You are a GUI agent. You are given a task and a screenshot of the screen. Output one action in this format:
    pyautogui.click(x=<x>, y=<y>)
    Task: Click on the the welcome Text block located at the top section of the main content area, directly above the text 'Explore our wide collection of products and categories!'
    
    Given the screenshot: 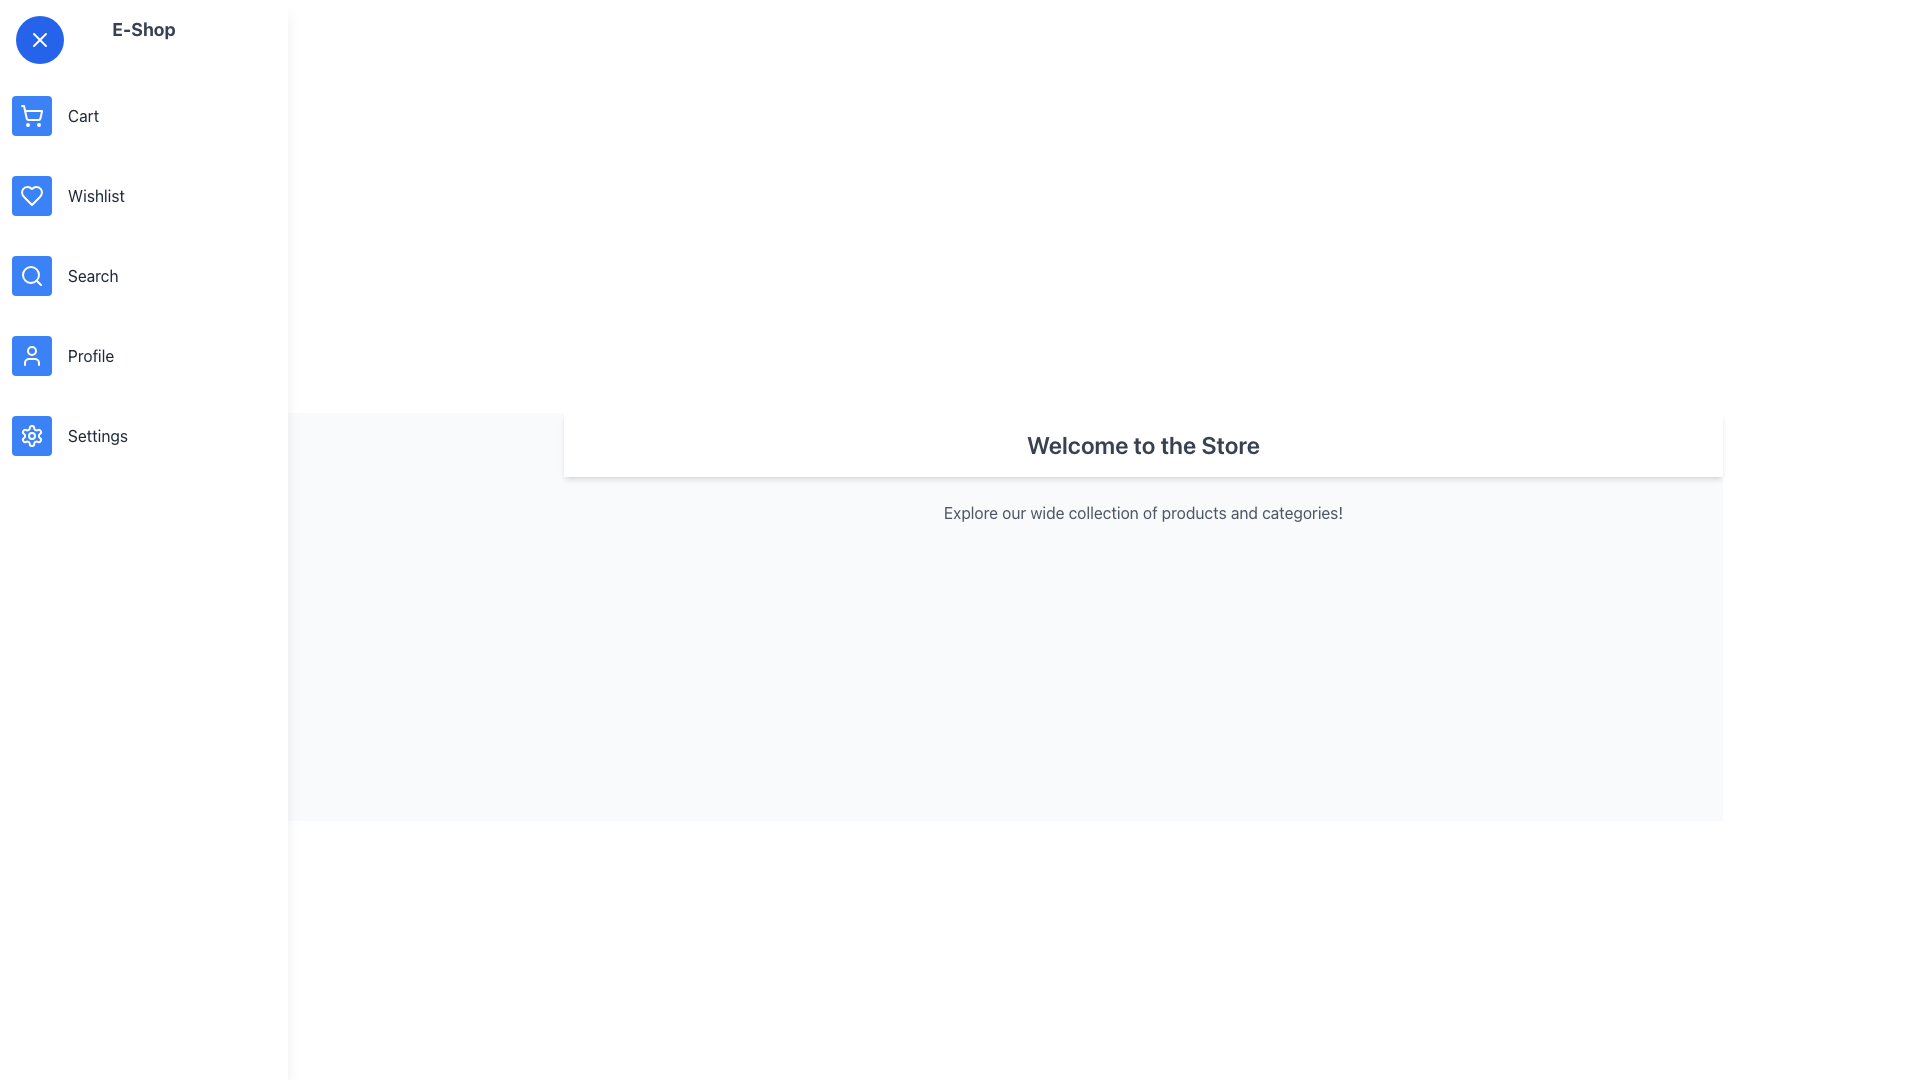 What is the action you would take?
    pyautogui.click(x=1143, y=443)
    